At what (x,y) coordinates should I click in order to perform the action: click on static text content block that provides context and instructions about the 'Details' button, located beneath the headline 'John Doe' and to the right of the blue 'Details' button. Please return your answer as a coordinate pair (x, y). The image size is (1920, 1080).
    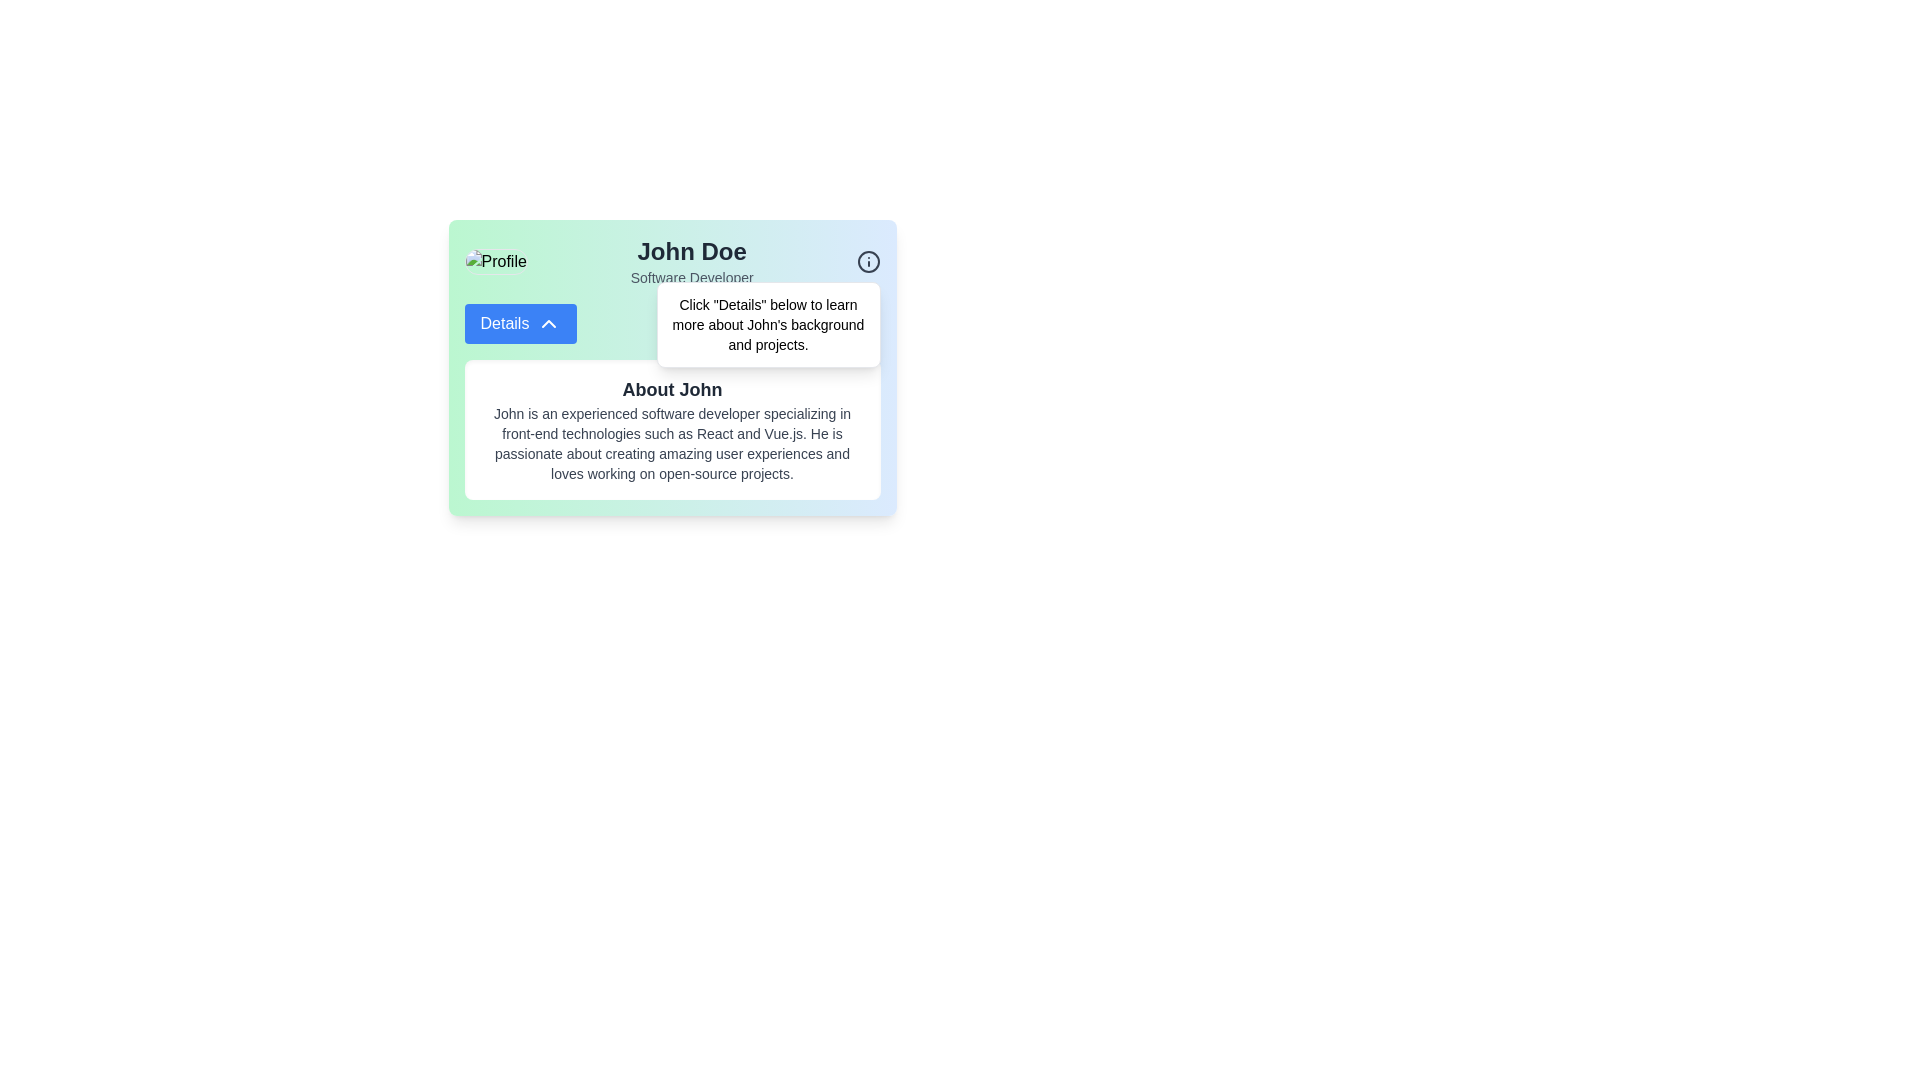
    Looking at the image, I should click on (767, 323).